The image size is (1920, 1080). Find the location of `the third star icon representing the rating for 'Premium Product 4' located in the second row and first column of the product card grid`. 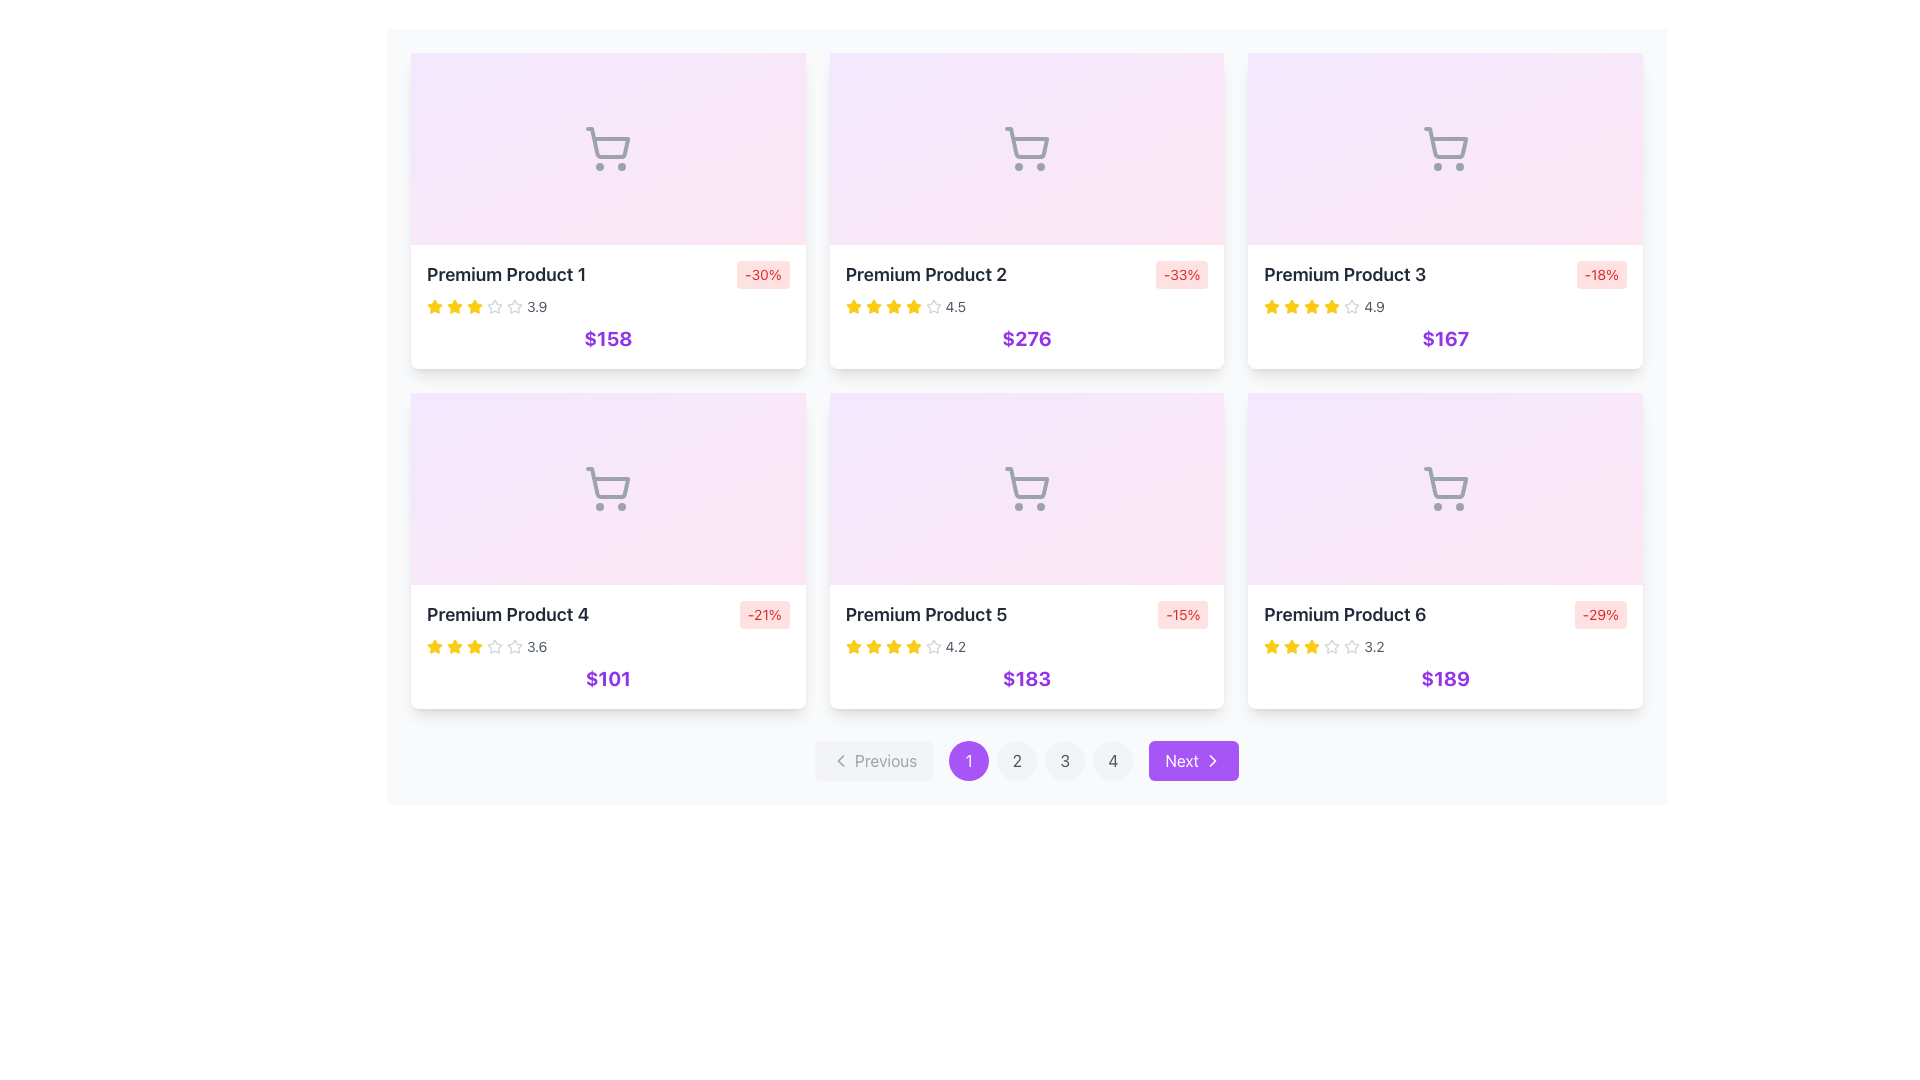

the third star icon representing the rating for 'Premium Product 4' located in the second row and first column of the product card grid is located at coordinates (494, 646).